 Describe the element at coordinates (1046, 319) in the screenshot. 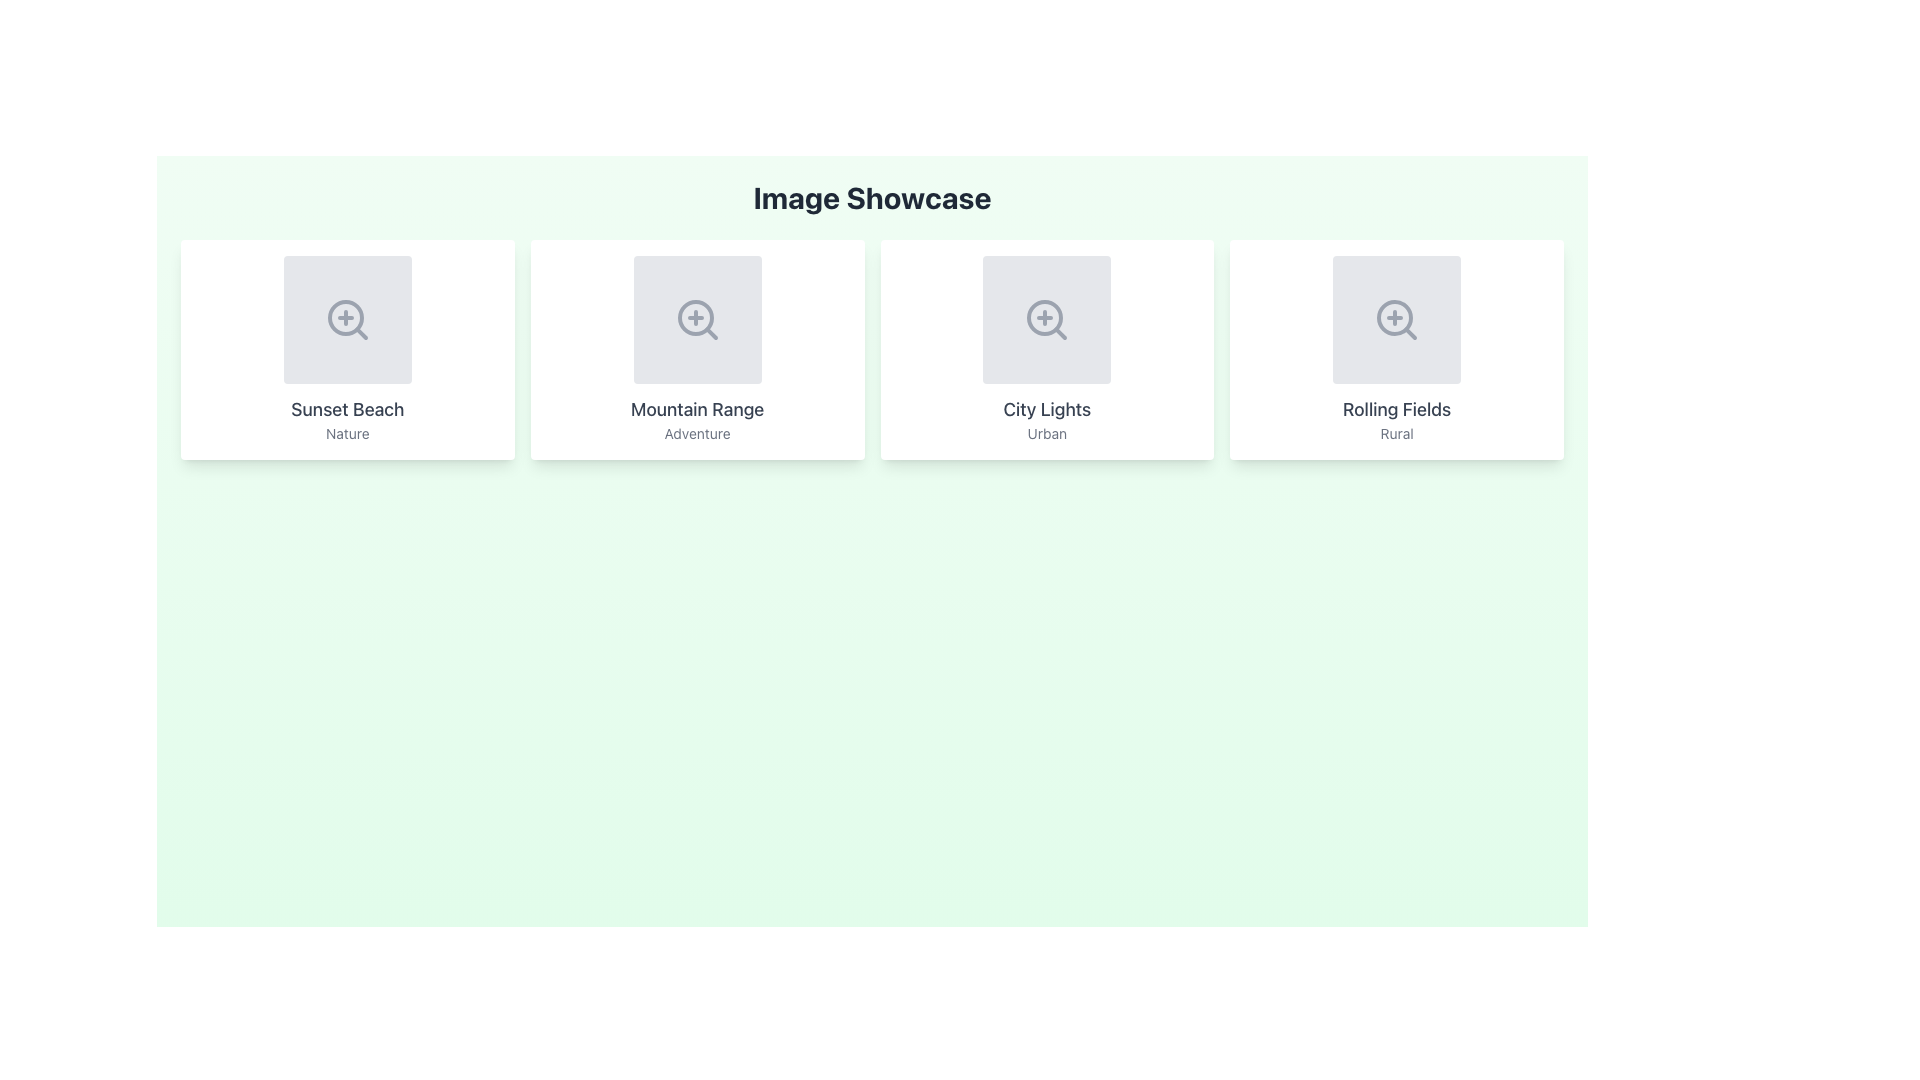

I see `the zoom icon located in the 'City Lights' card, which is positioned in the third column of the image showcase grid` at that location.